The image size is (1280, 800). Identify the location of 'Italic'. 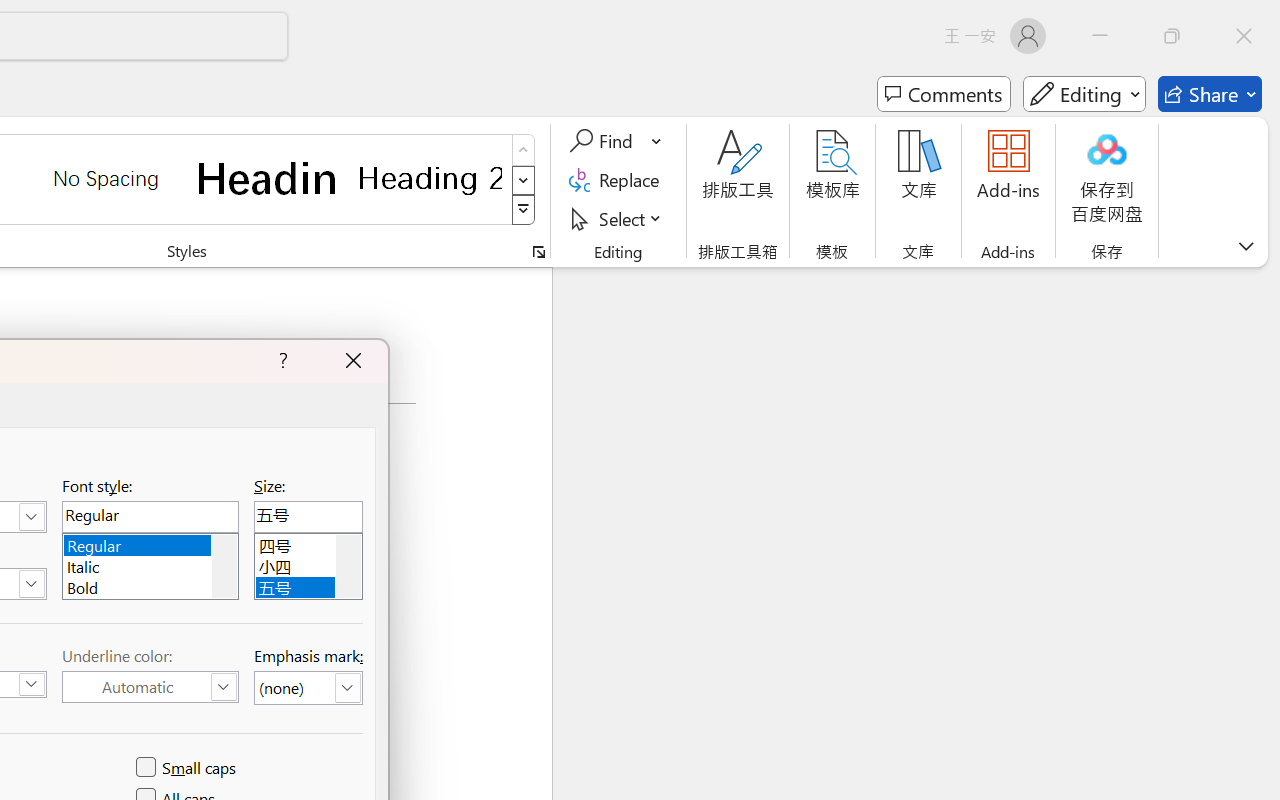
(149, 564).